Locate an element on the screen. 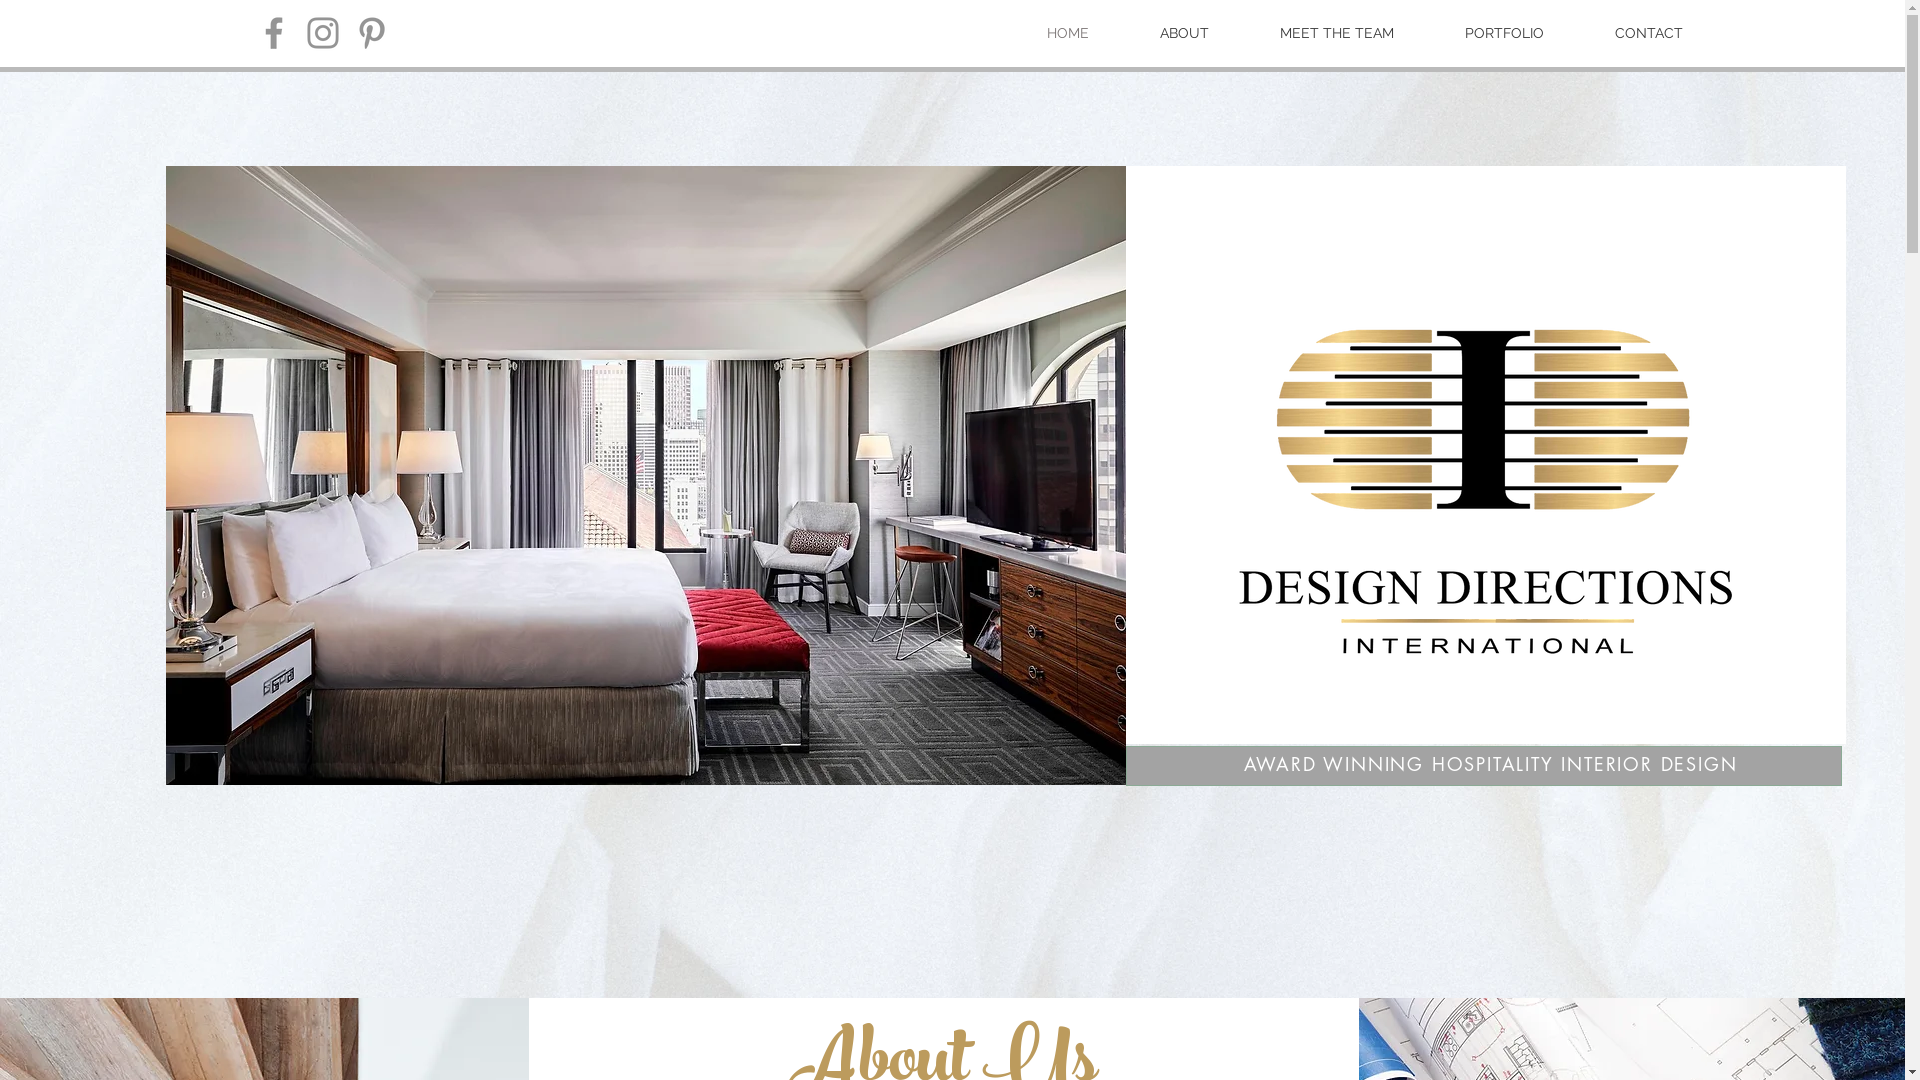 The width and height of the screenshot is (1920, 1080). 'PORTFOLIO' is located at coordinates (1505, 33).